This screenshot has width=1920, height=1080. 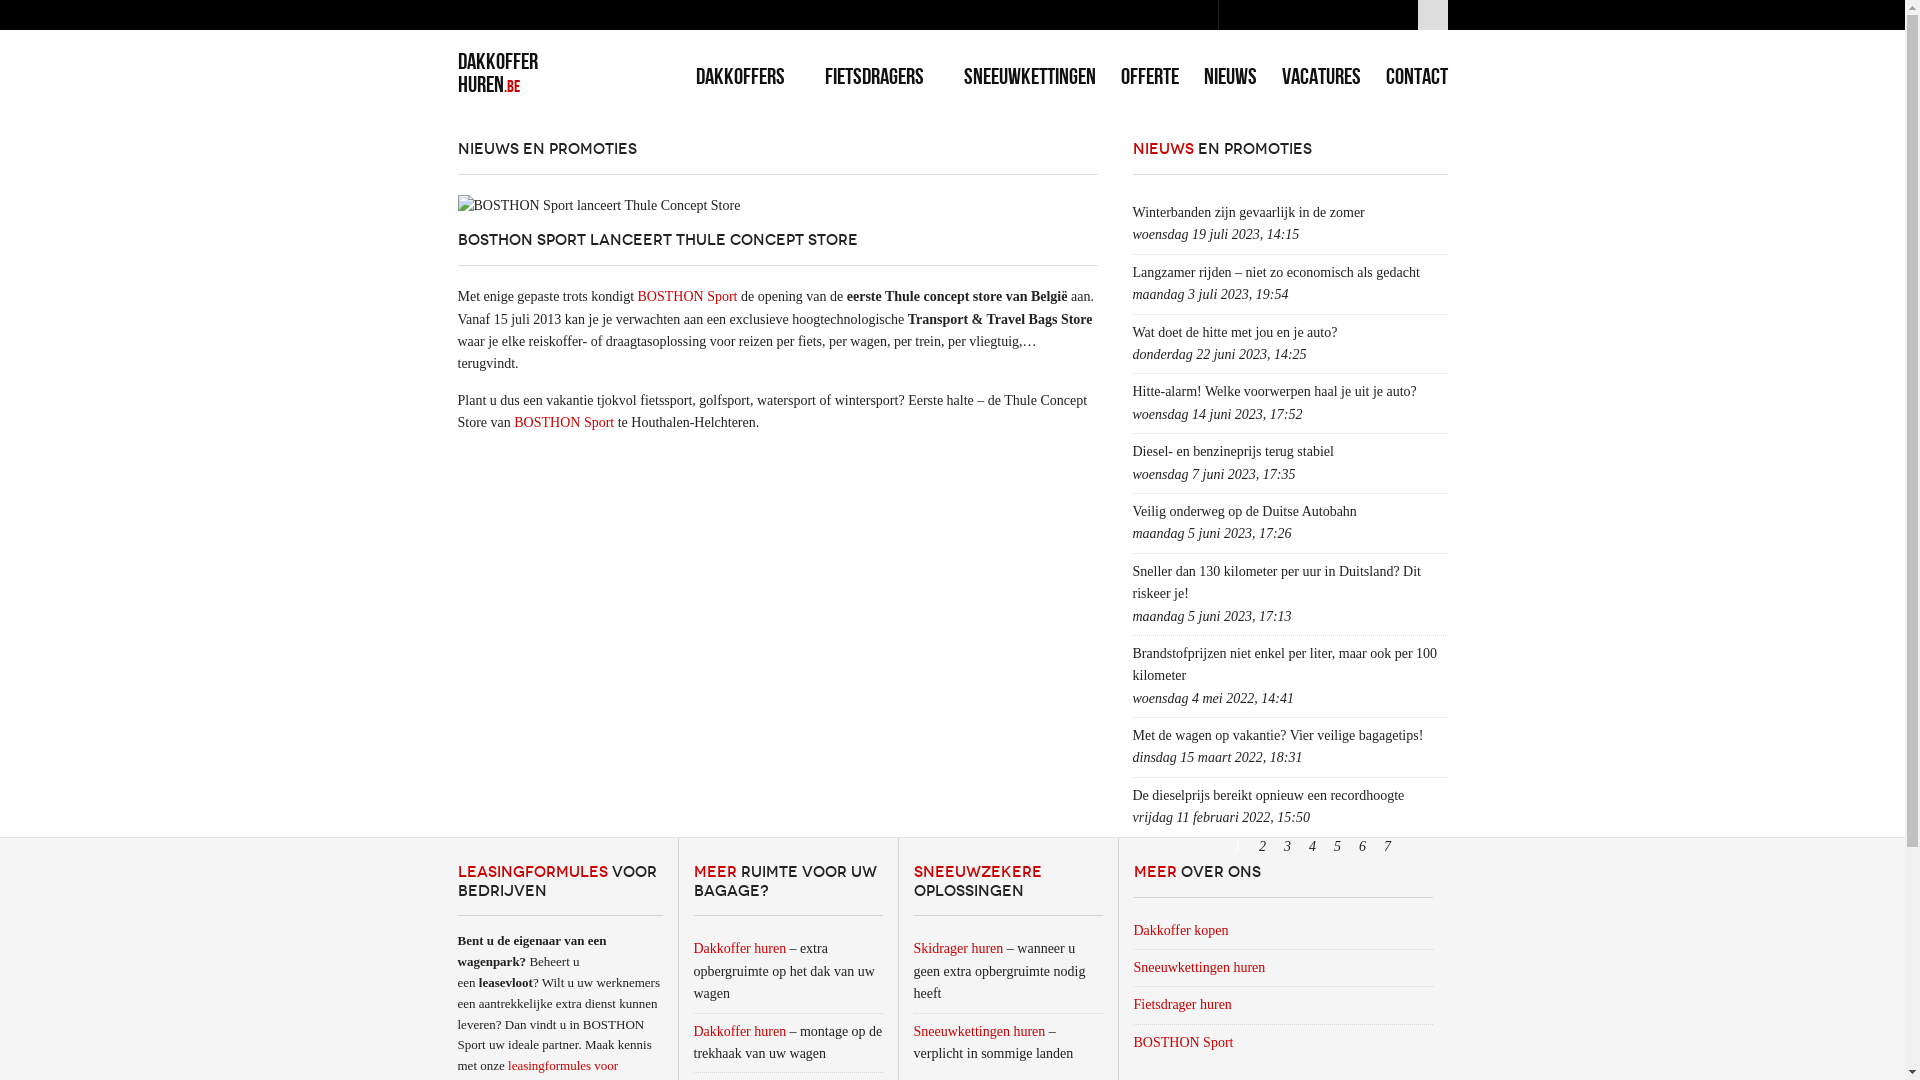 What do you see at coordinates (1231, 451) in the screenshot?
I see `'Diesel- en benzineprijs terug stabiel'` at bounding box center [1231, 451].